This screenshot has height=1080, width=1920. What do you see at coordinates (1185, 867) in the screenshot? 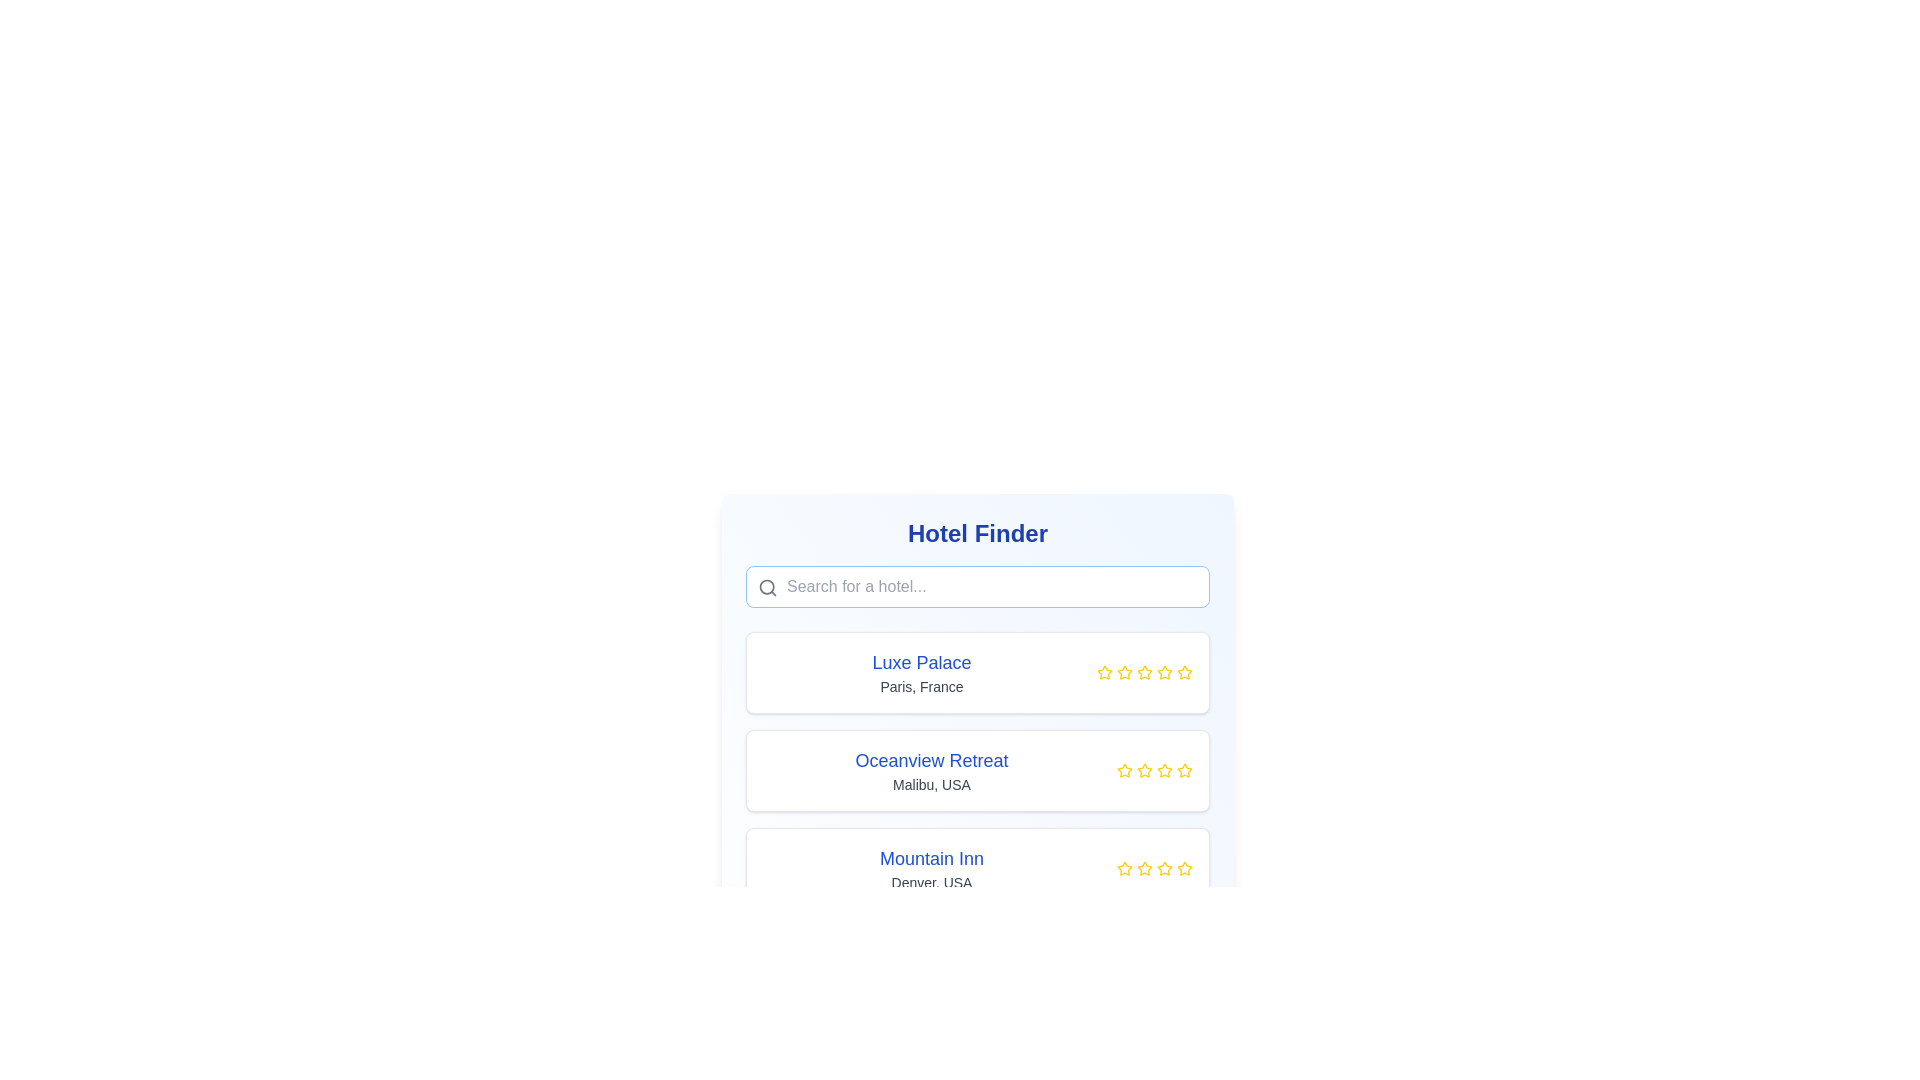
I see `the sixth star icon on the far right of the rating bar to trigger specific actions if enabled` at bounding box center [1185, 867].